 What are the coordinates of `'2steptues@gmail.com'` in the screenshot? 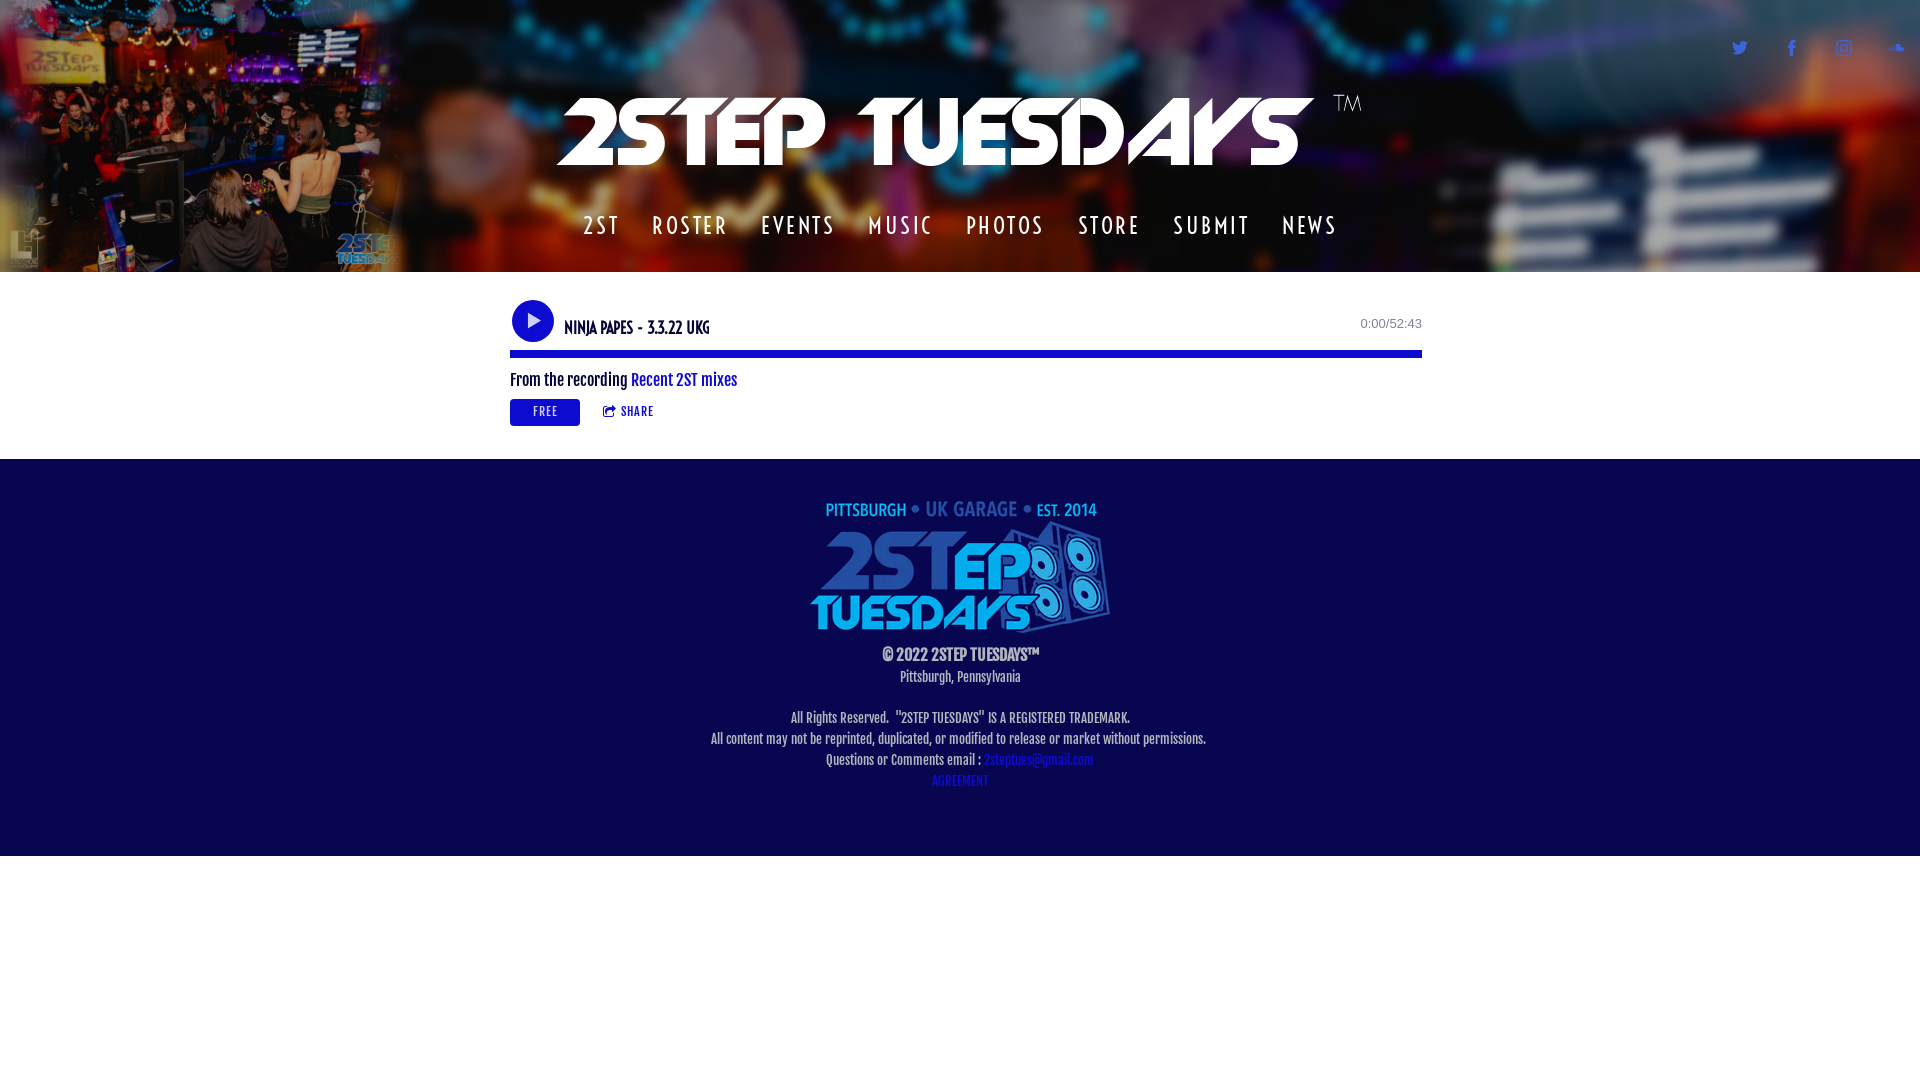 It's located at (1038, 759).